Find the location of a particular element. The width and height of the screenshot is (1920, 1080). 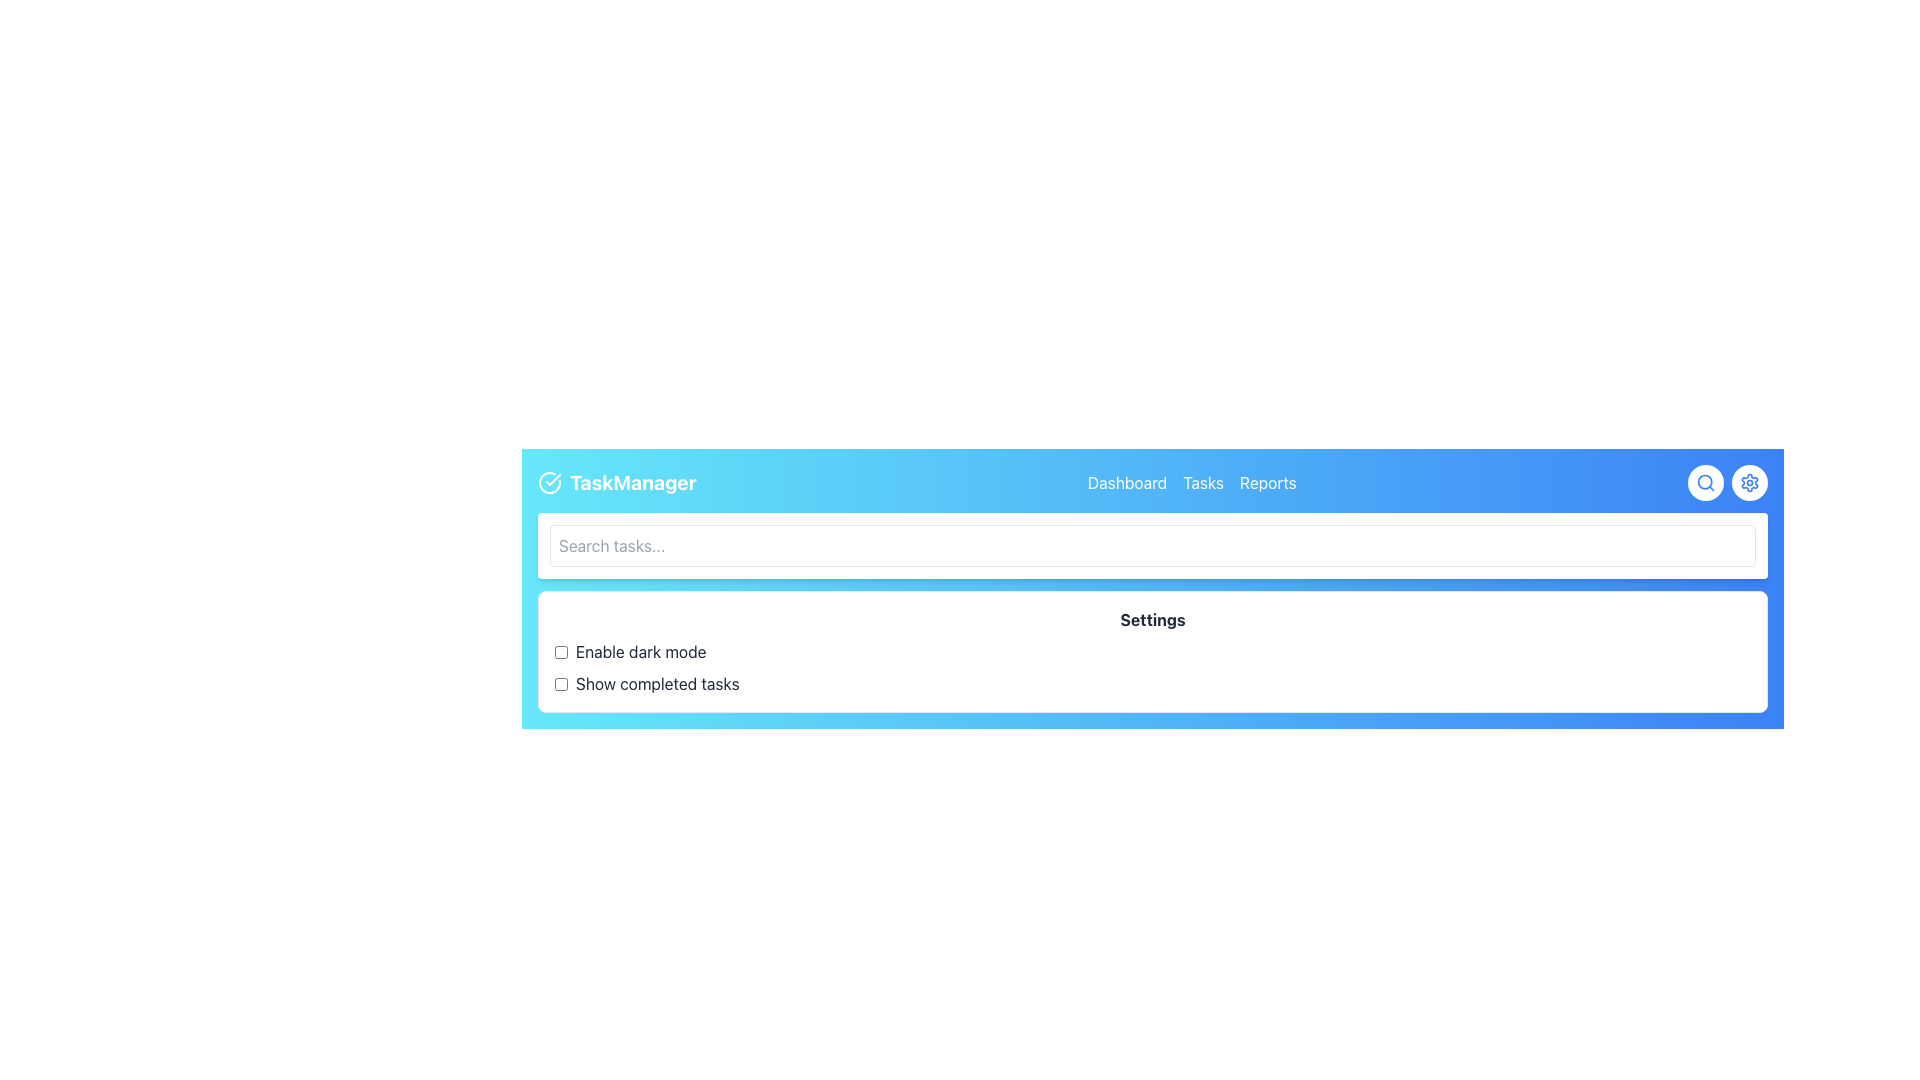

the navigation link for 'Tasks', which is the second item in the top-right navigation menu, to underline it is located at coordinates (1202, 482).